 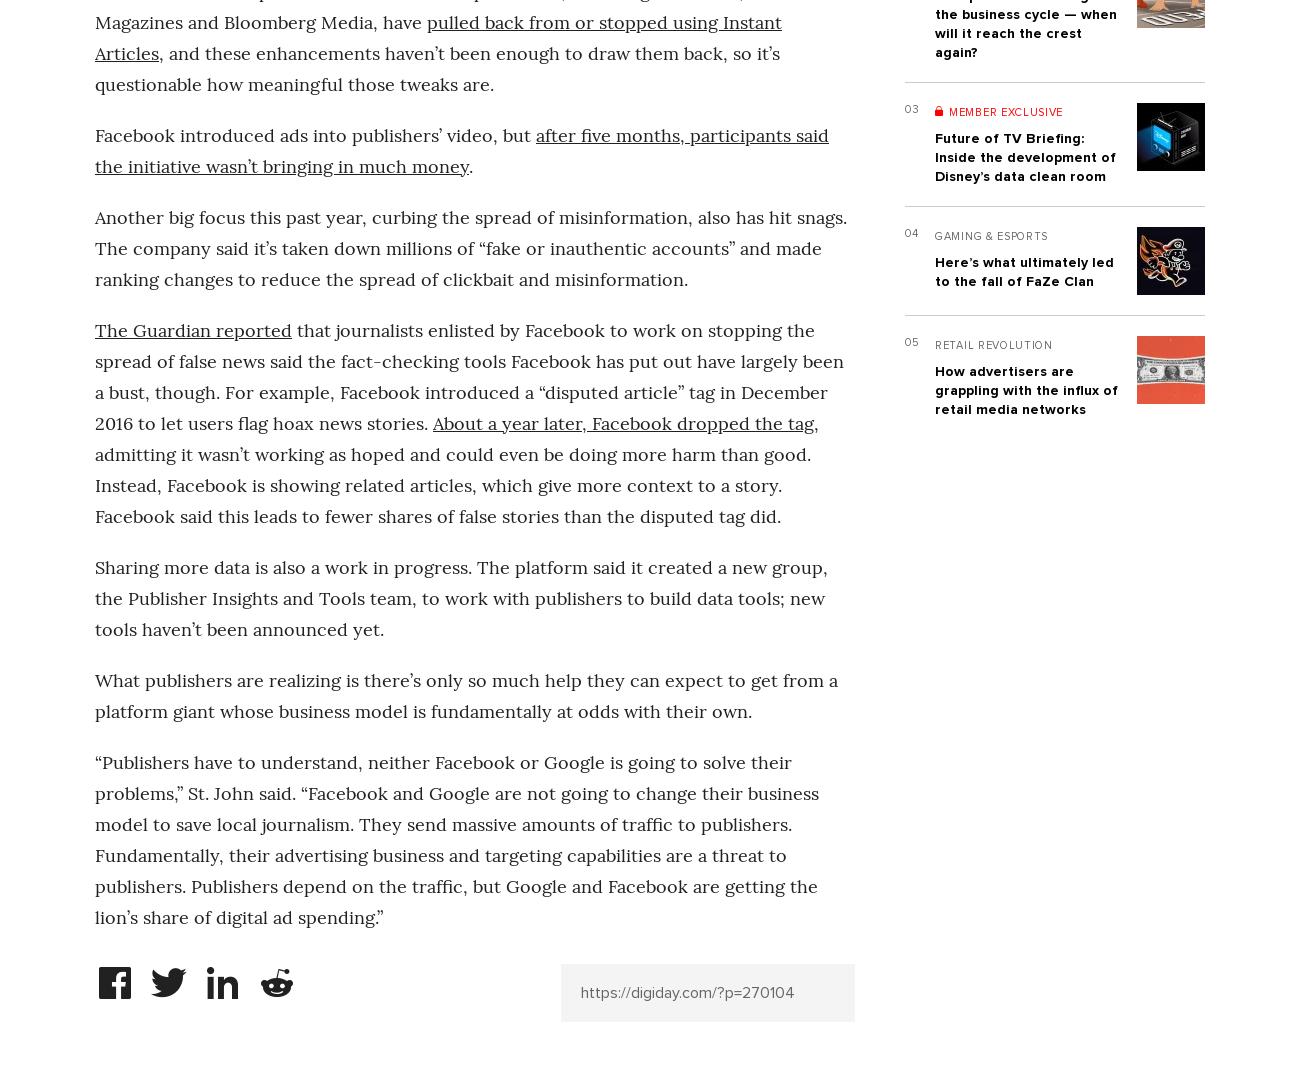 I want to click on '03', so click(x=910, y=108).